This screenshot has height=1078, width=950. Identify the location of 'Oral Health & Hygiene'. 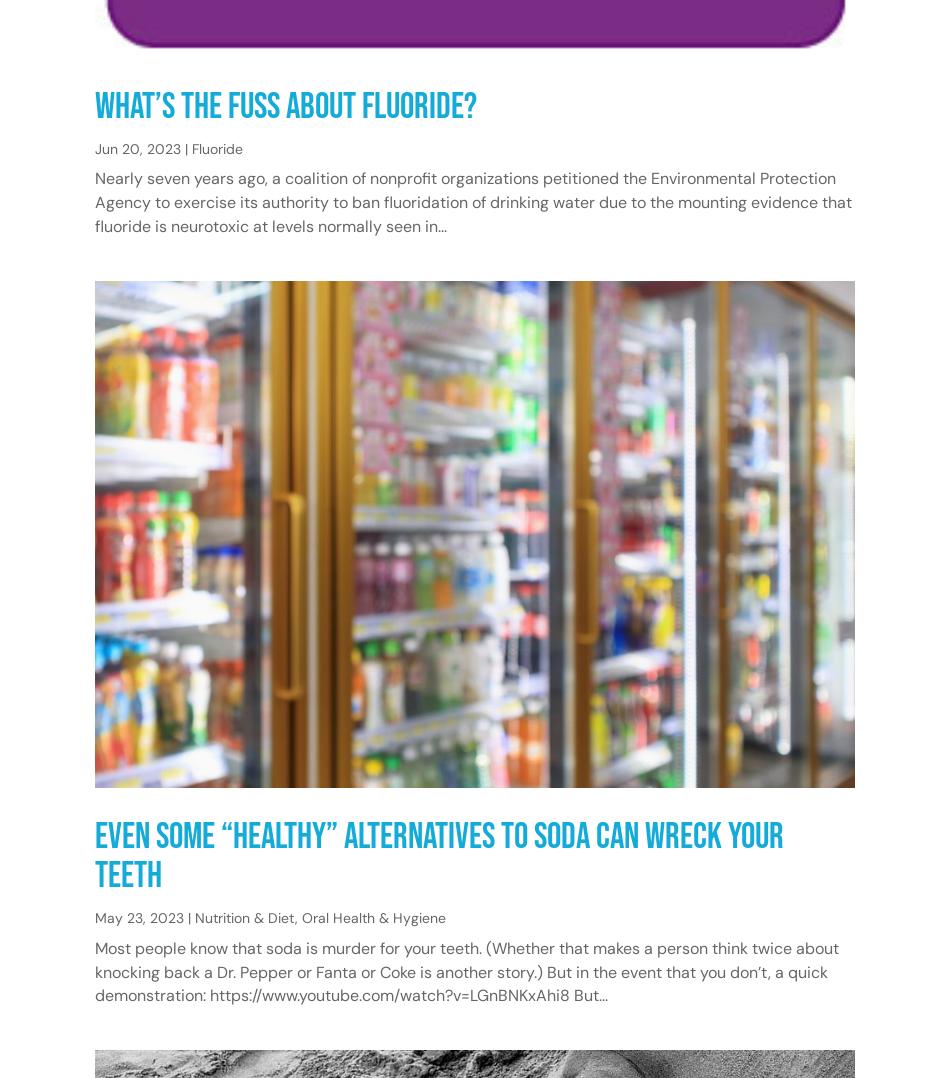
(373, 918).